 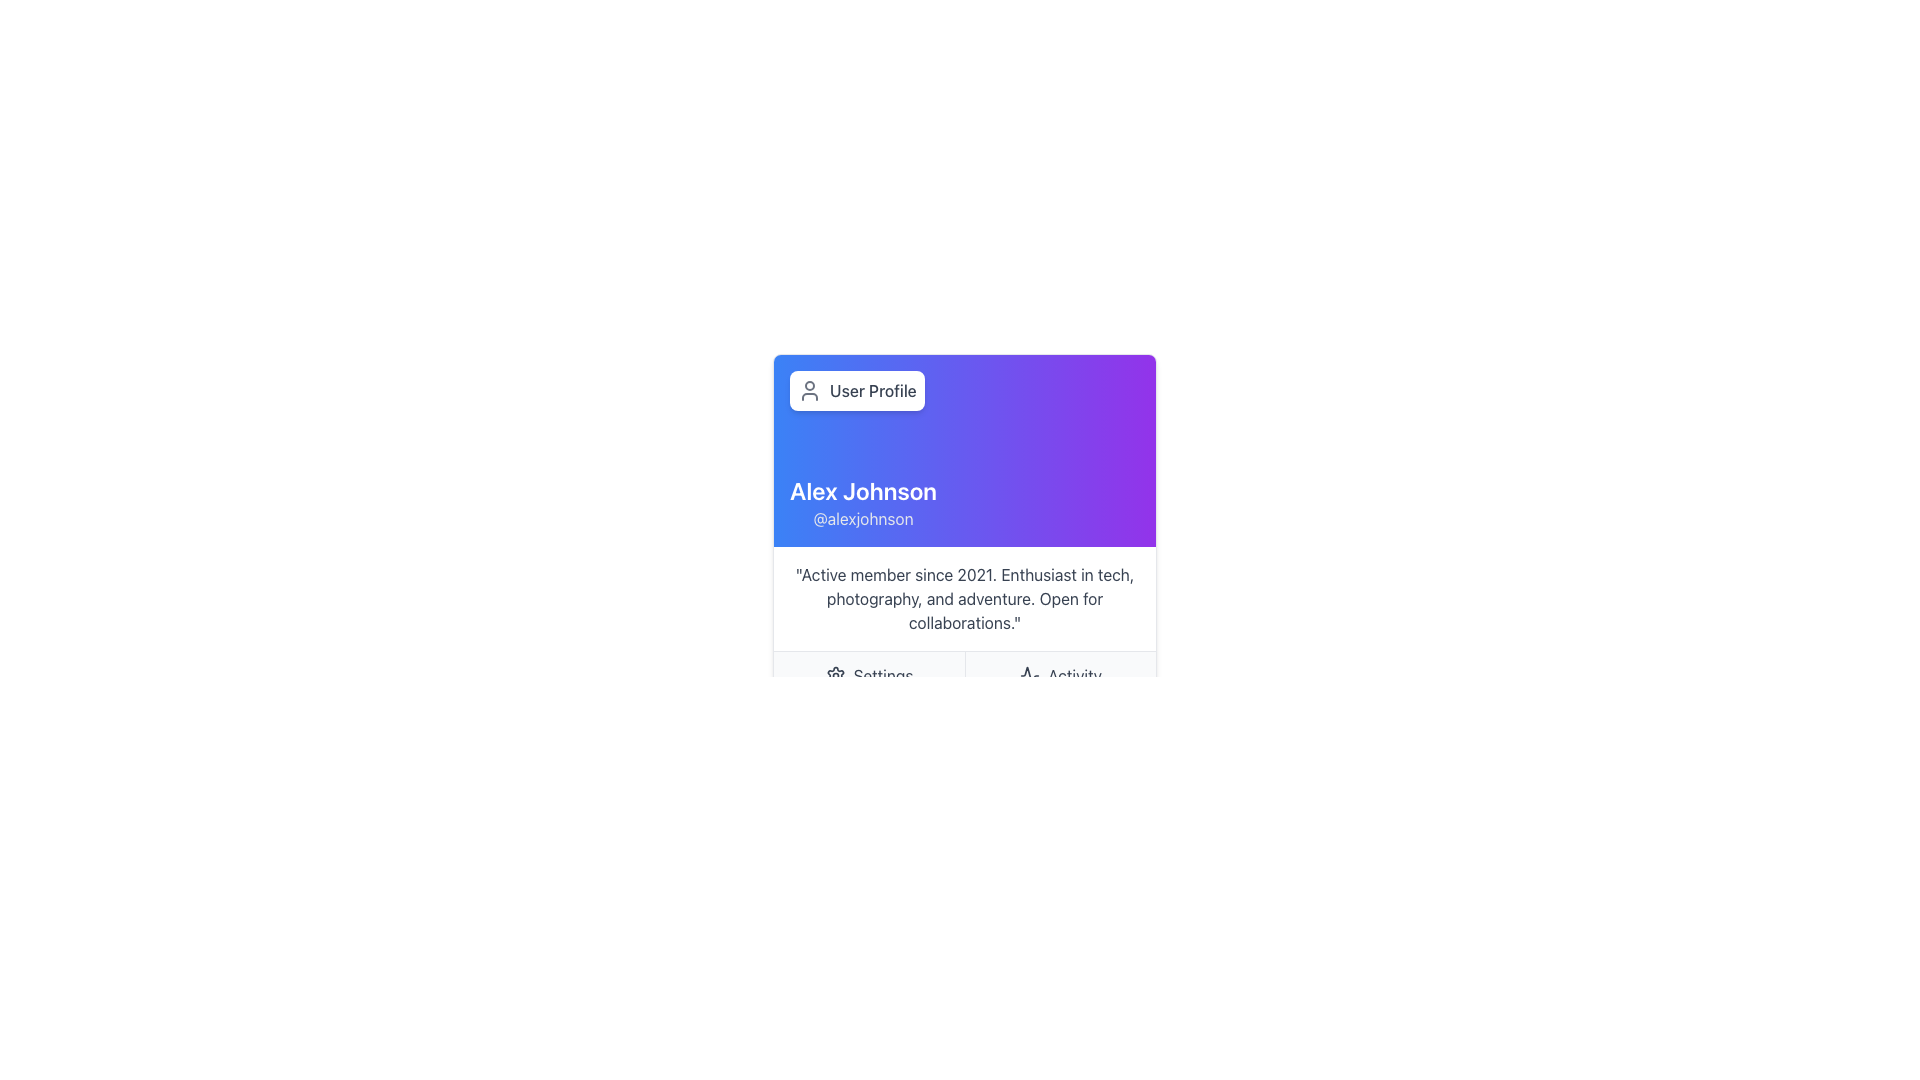 What do you see at coordinates (863, 518) in the screenshot?
I see `the static text displaying '@alexjohnson' in gray color, located below the name 'Alex Johnson' in the profile card` at bounding box center [863, 518].